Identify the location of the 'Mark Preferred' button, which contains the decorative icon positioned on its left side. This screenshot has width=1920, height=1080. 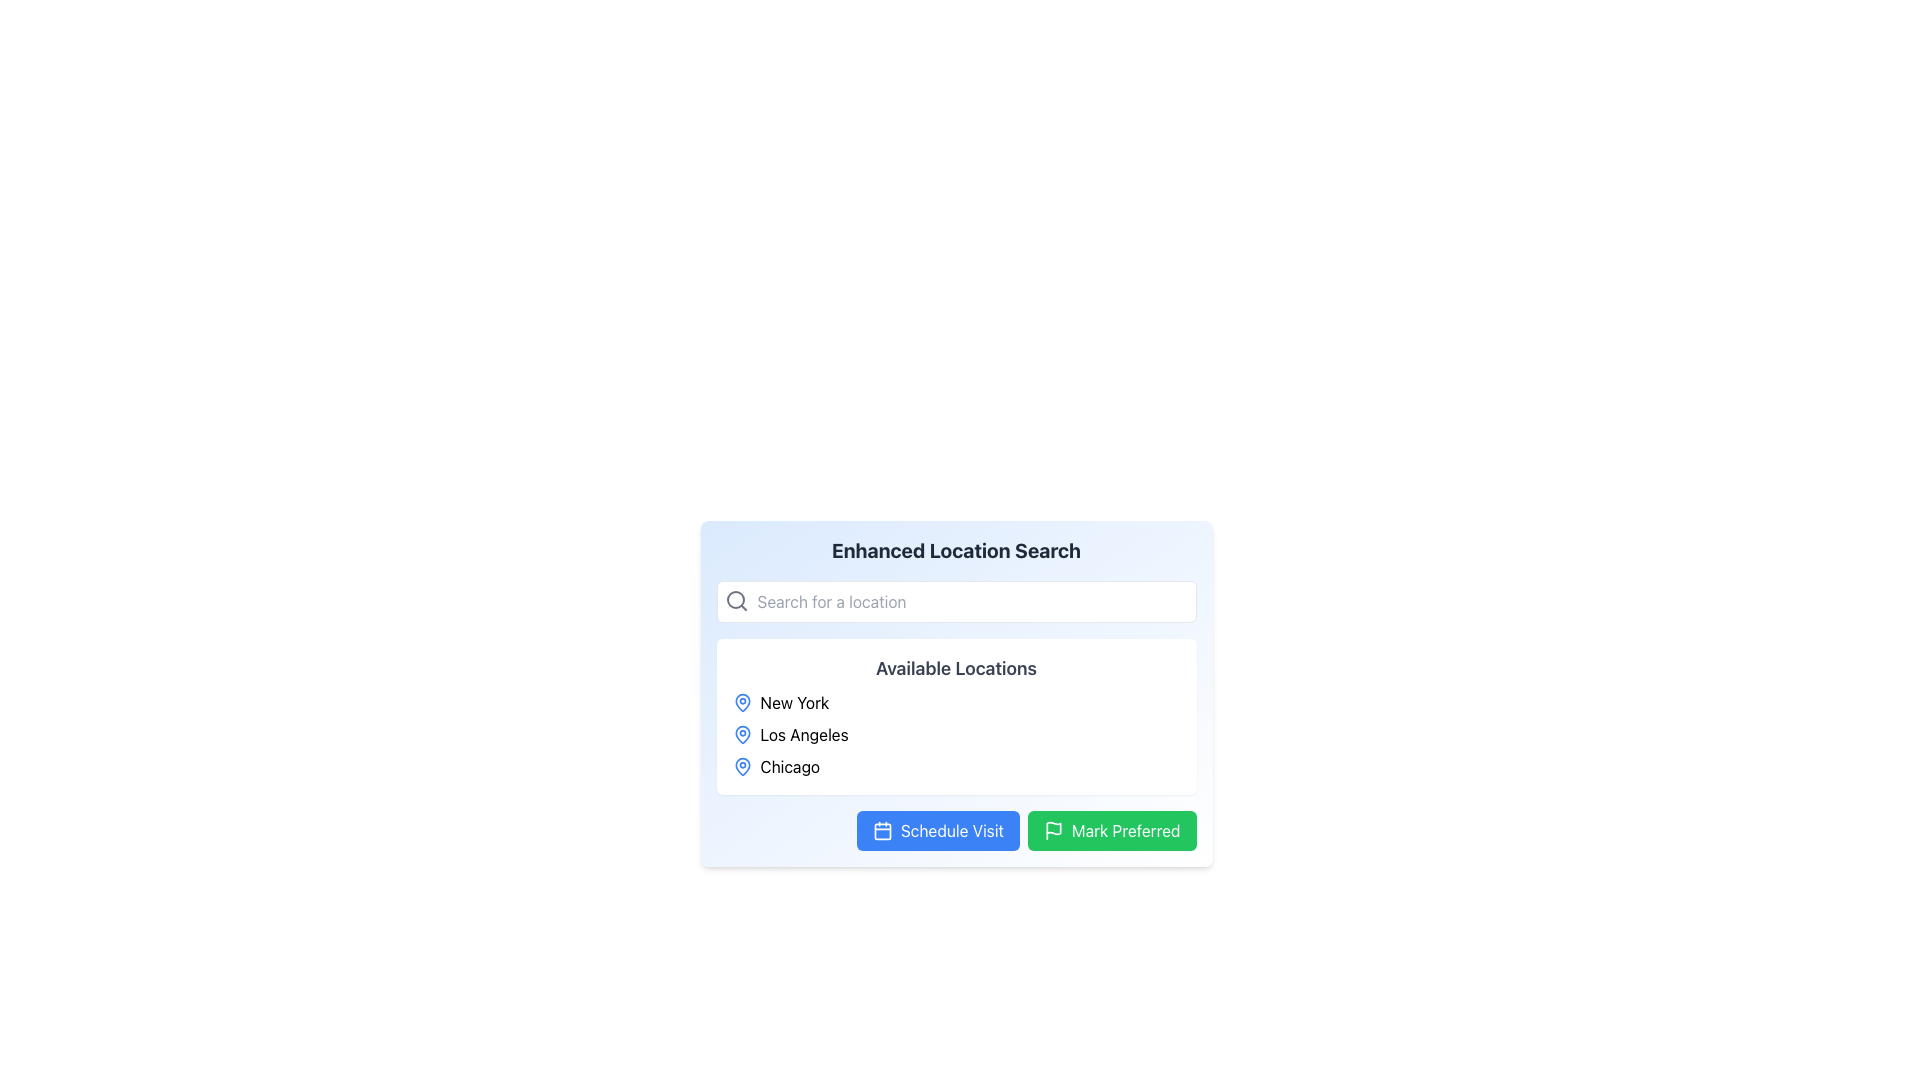
(1052, 830).